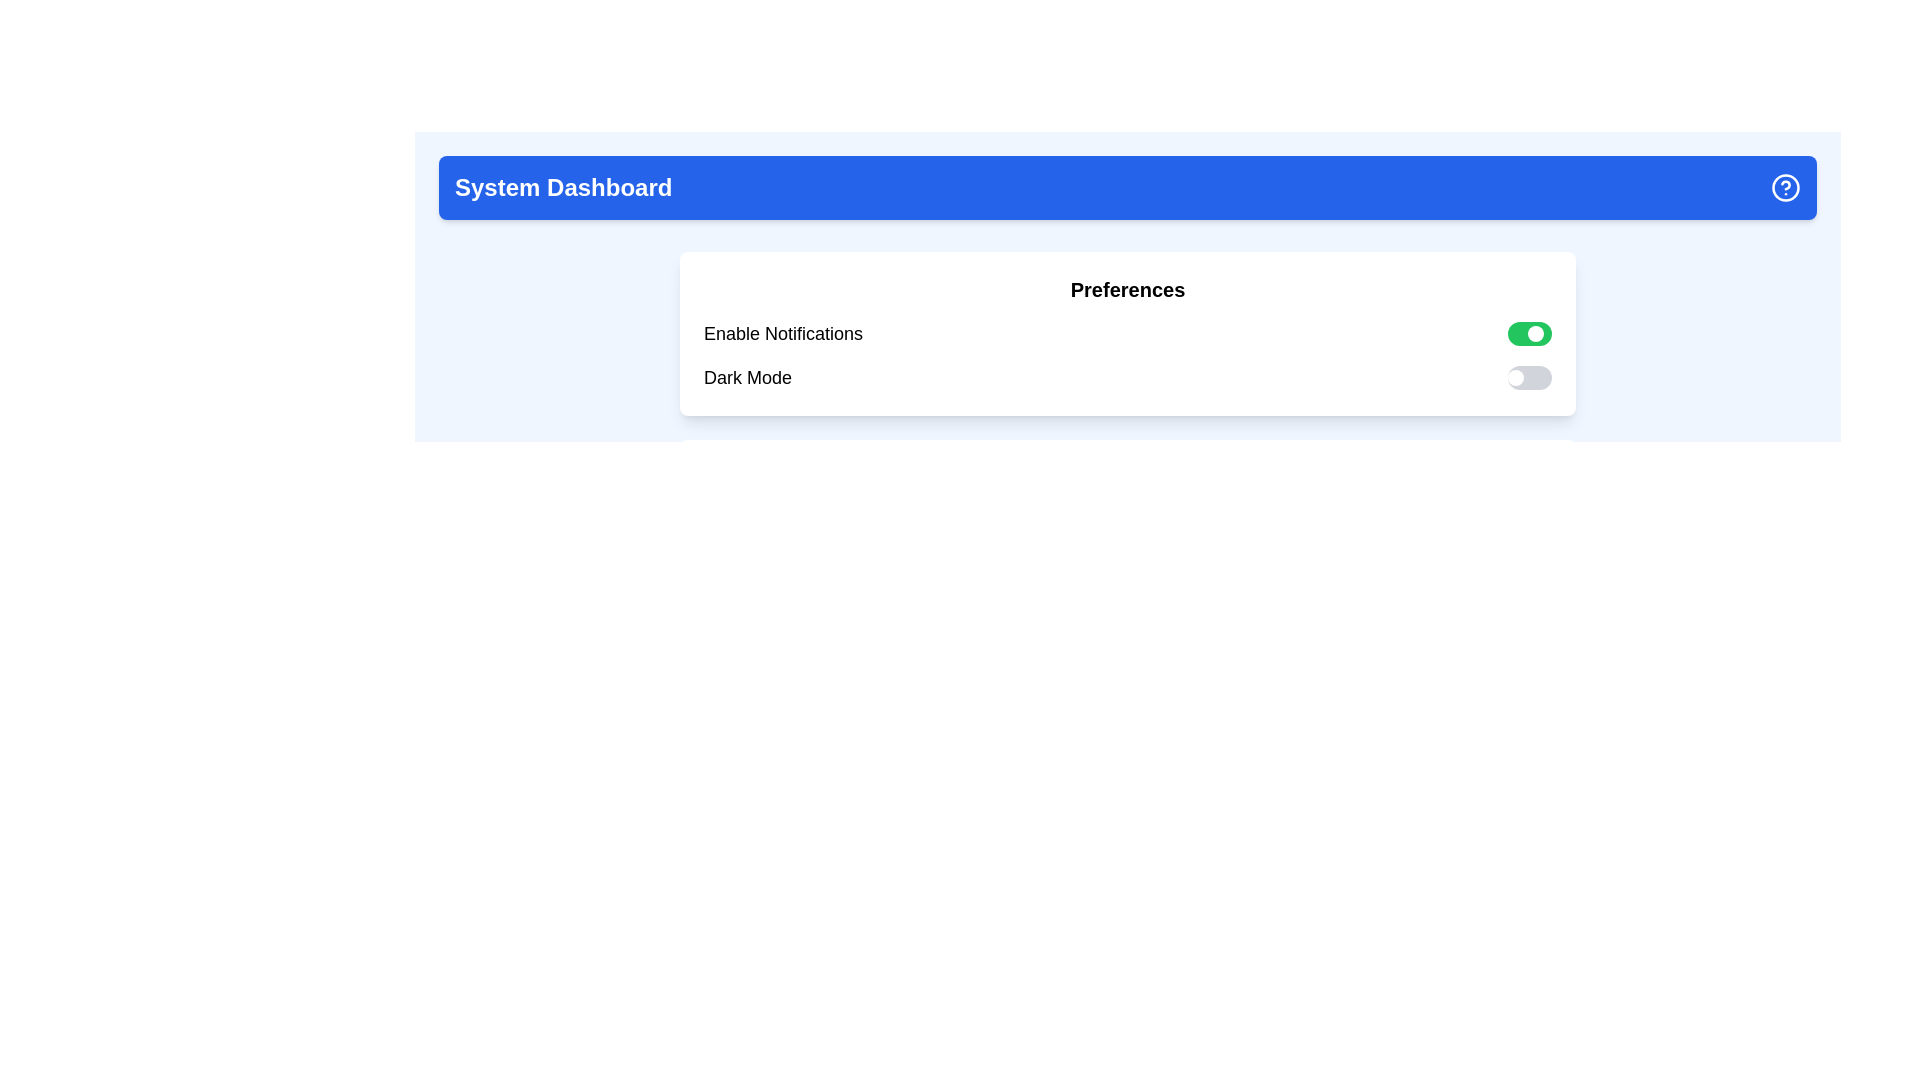 This screenshot has width=1920, height=1080. I want to click on the toggle switch for enabling or disabling the 'Enable Notifications' setting, located in the preferences section, to the immediate right of the 'Enable Notifications' text label, so click(1529, 333).